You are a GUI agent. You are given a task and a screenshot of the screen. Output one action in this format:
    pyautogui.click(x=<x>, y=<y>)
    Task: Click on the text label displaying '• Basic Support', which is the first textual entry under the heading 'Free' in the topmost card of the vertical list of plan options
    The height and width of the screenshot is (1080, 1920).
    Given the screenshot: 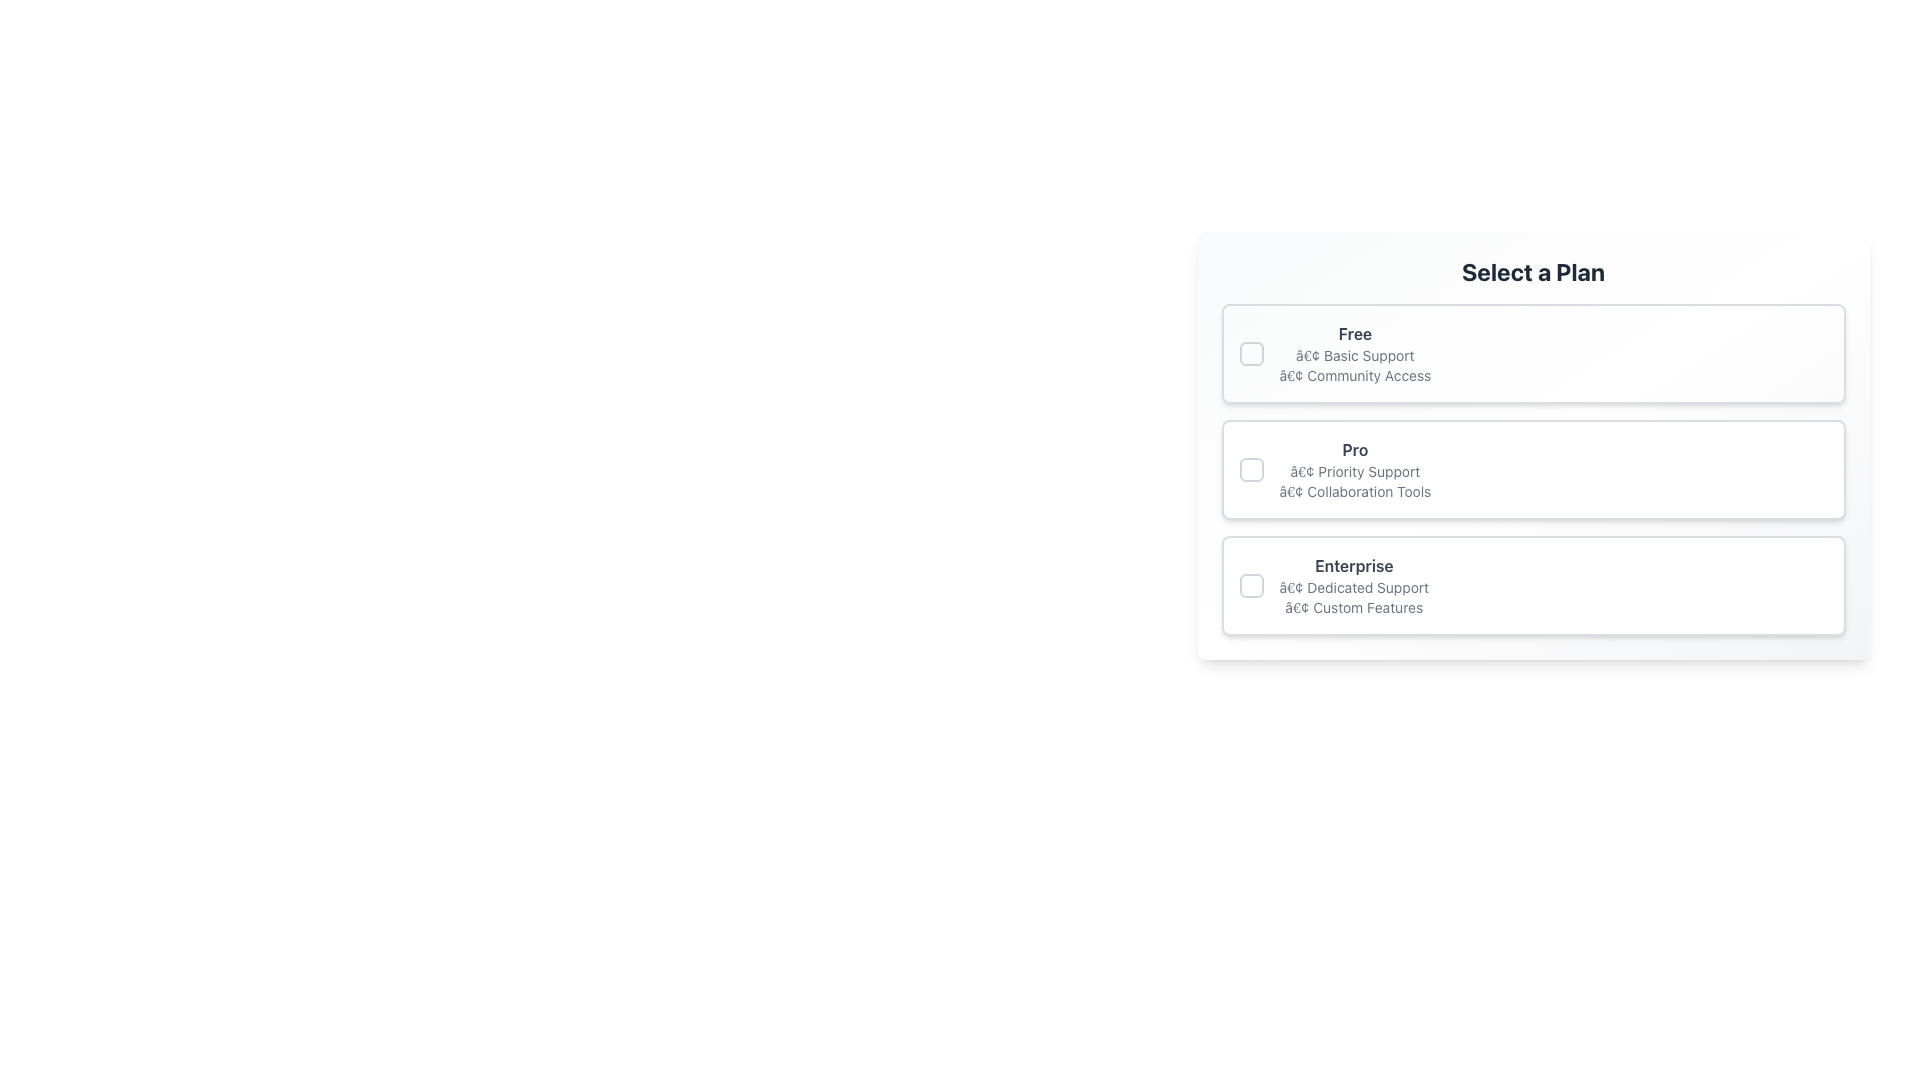 What is the action you would take?
    pyautogui.click(x=1355, y=354)
    